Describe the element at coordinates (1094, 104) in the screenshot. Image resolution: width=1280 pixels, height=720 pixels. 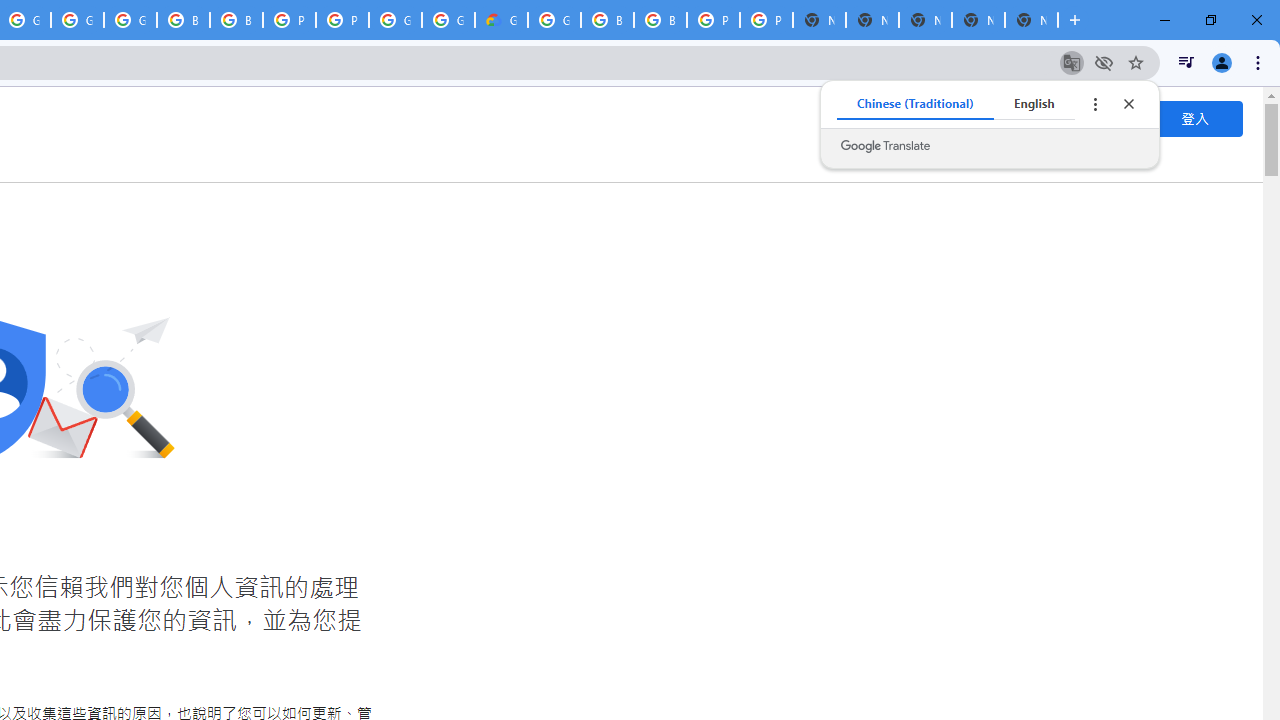
I see `'Translate options'` at that location.